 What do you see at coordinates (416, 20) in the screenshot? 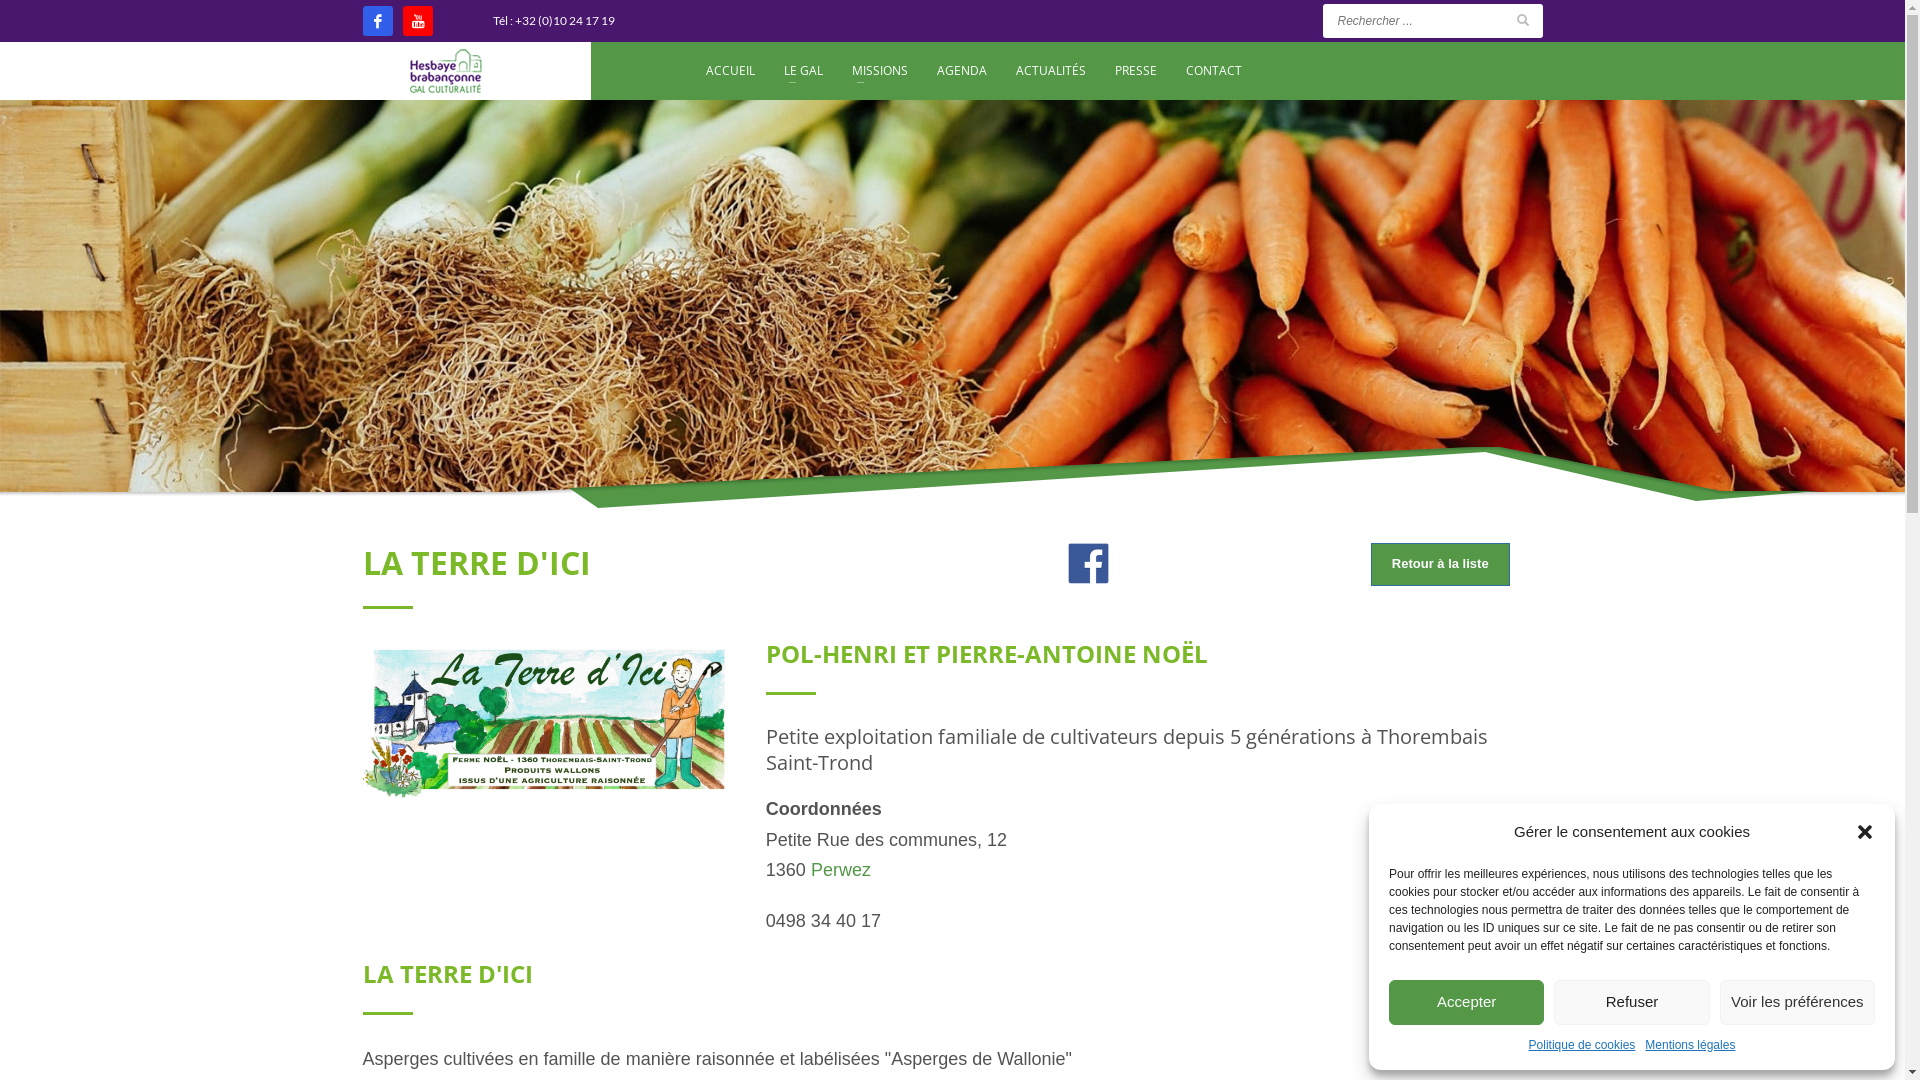
I see `'Youyube'` at bounding box center [416, 20].